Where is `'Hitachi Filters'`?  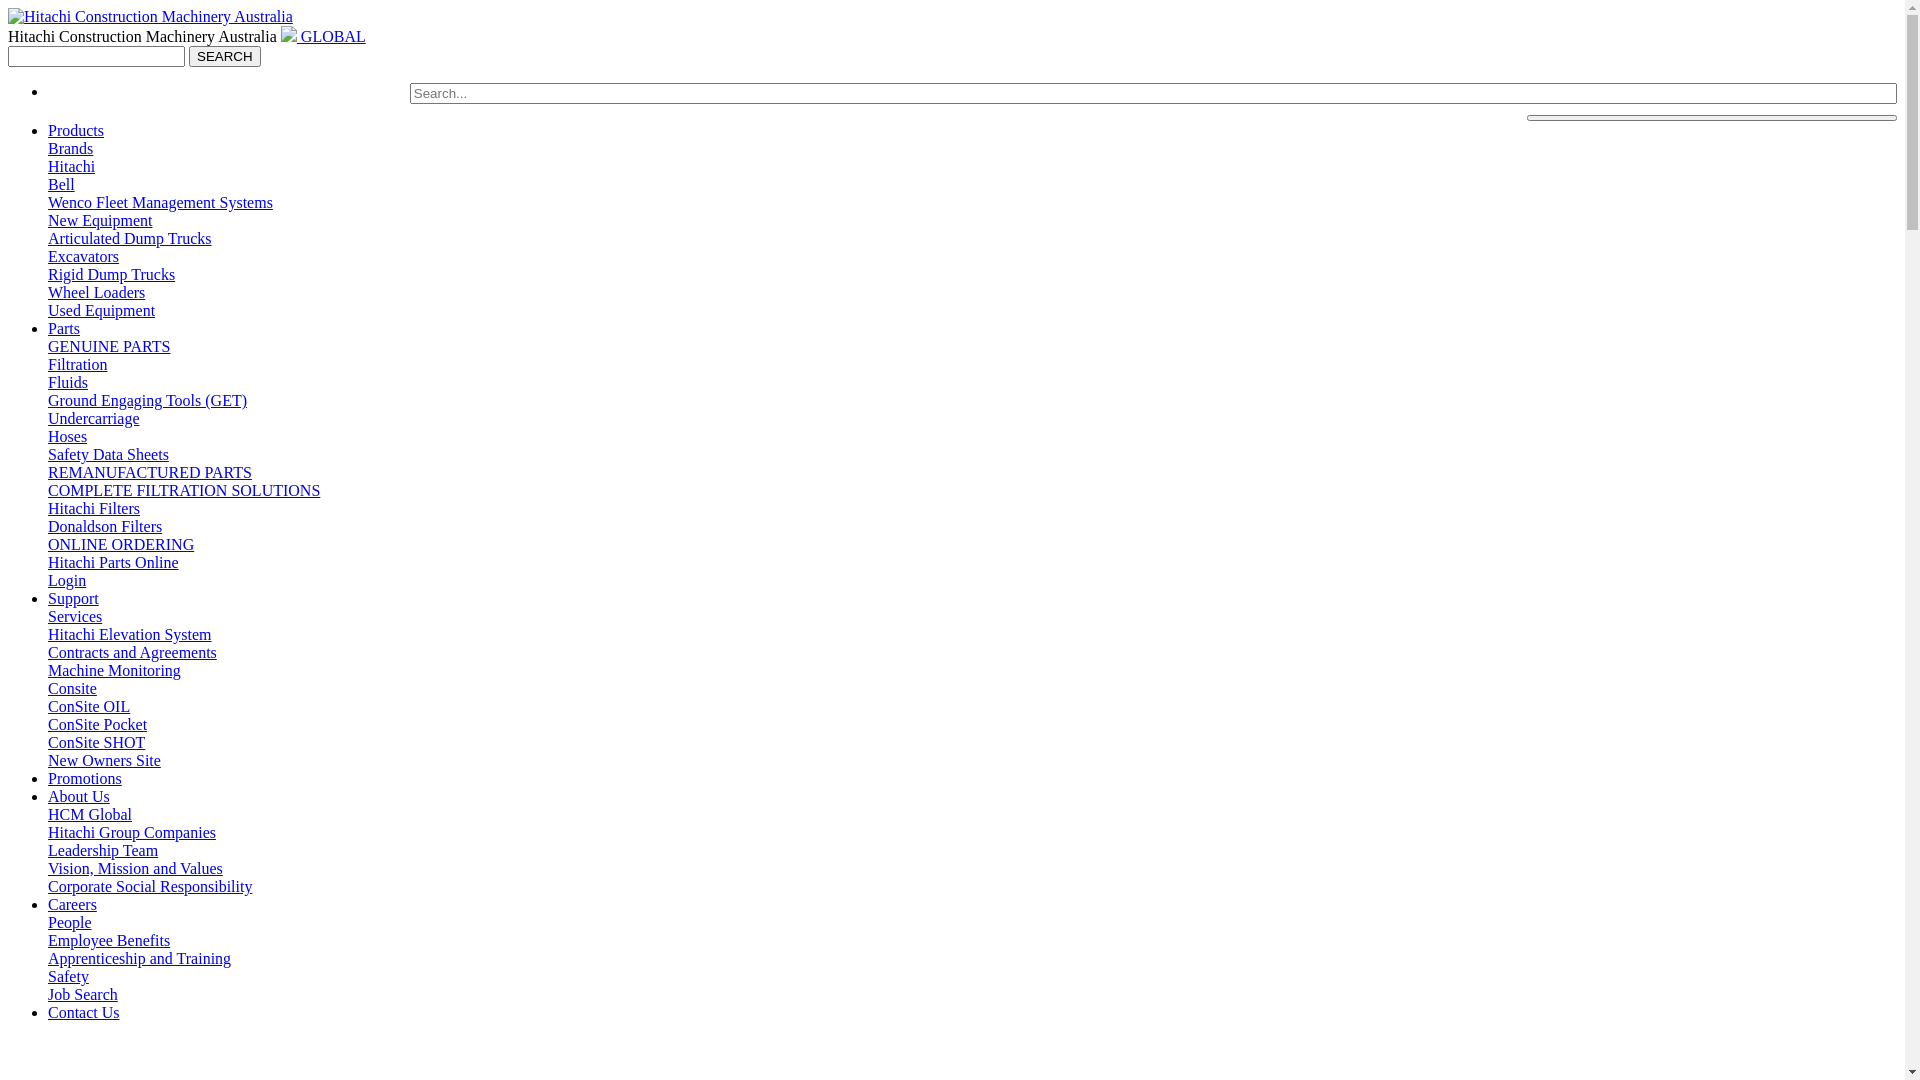 'Hitachi Filters' is located at coordinates (93, 507).